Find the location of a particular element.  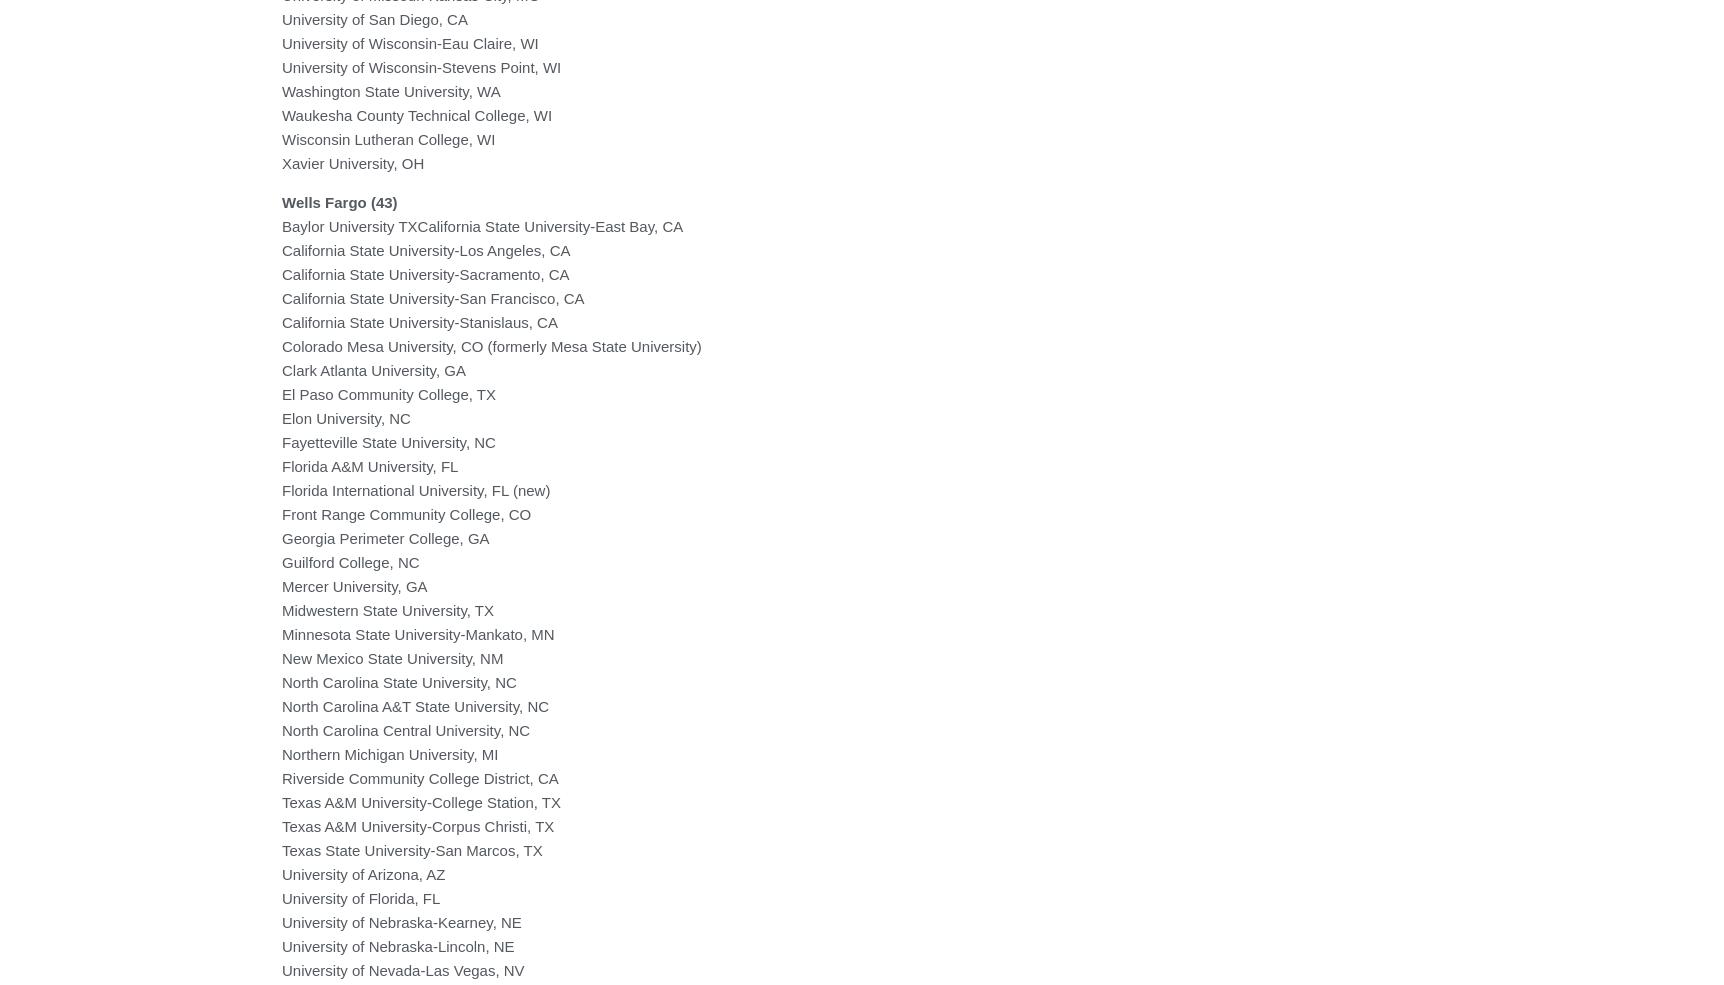

'Riverside Community College District, CA' is located at coordinates (418, 777).